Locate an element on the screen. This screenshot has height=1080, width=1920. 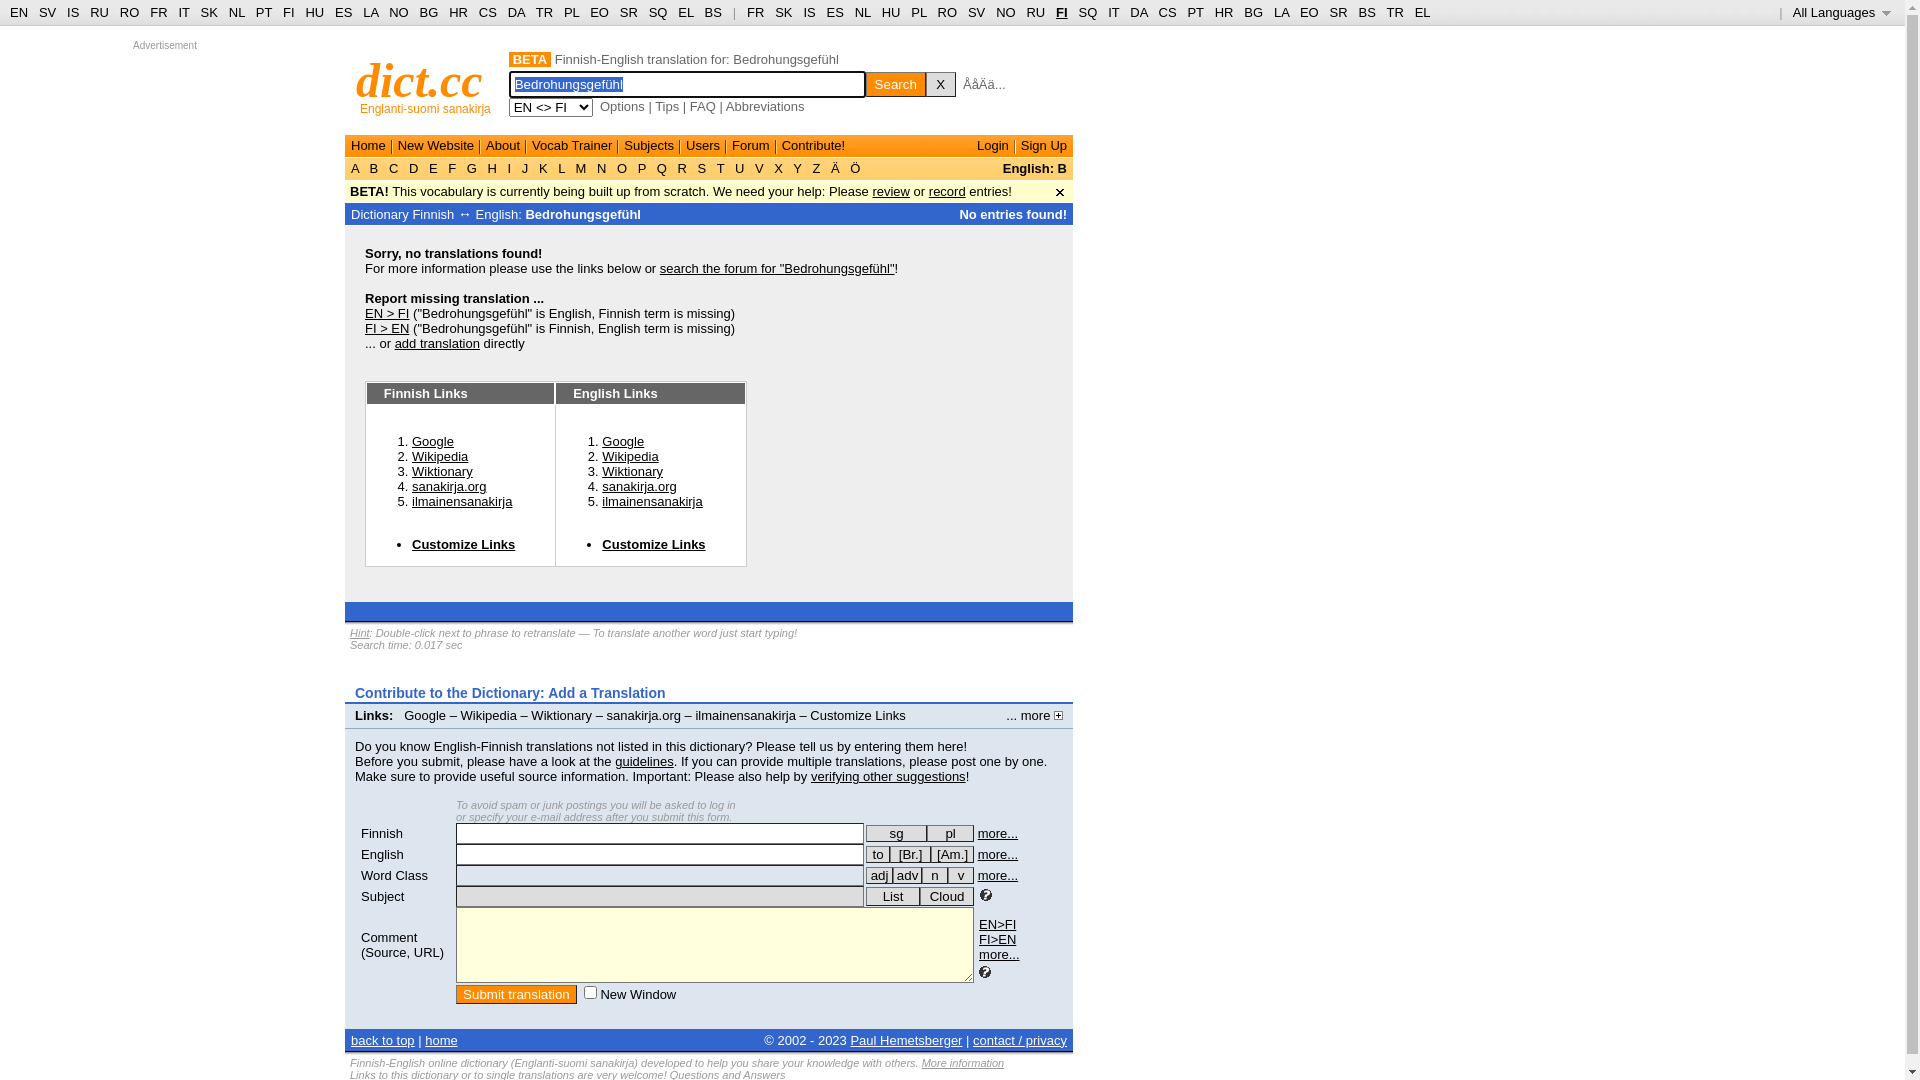
'HU' is located at coordinates (890, 12).